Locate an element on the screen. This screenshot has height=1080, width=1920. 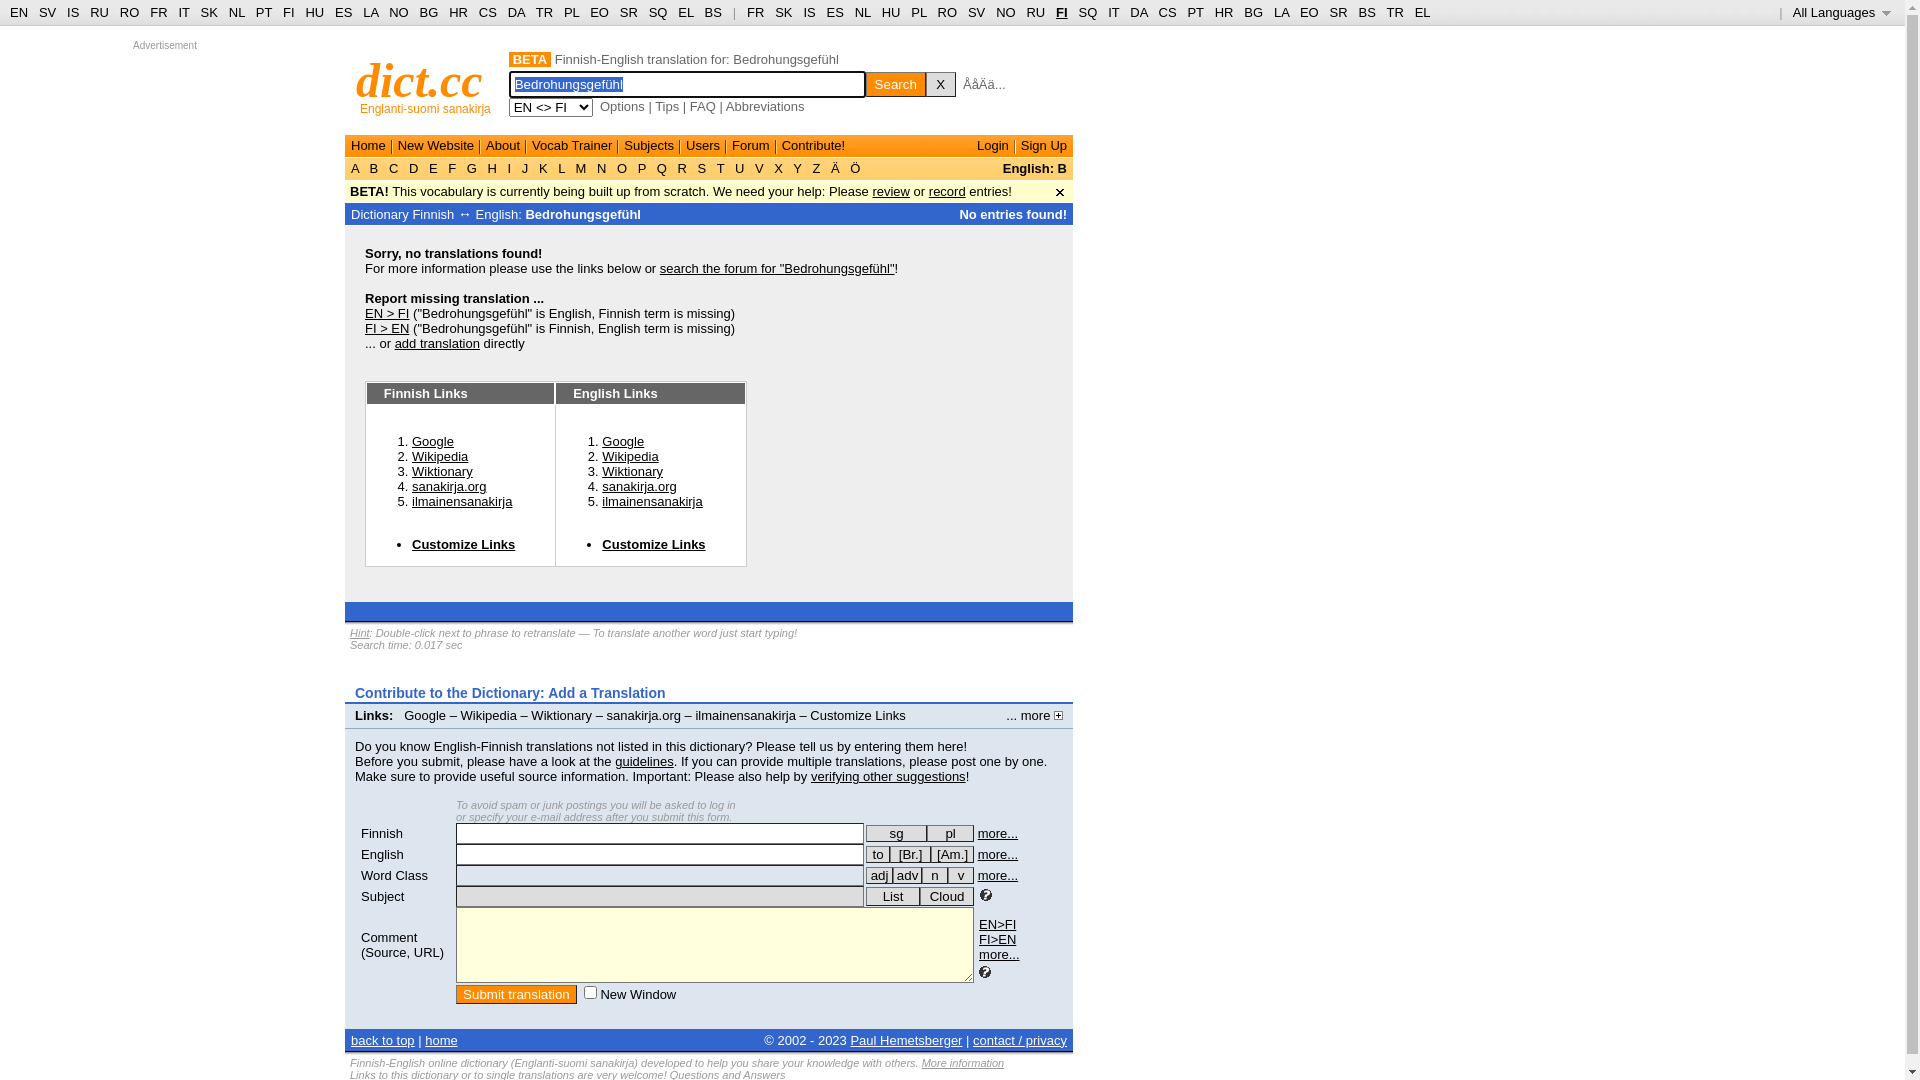
'HU' is located at coordinates (890, 12).